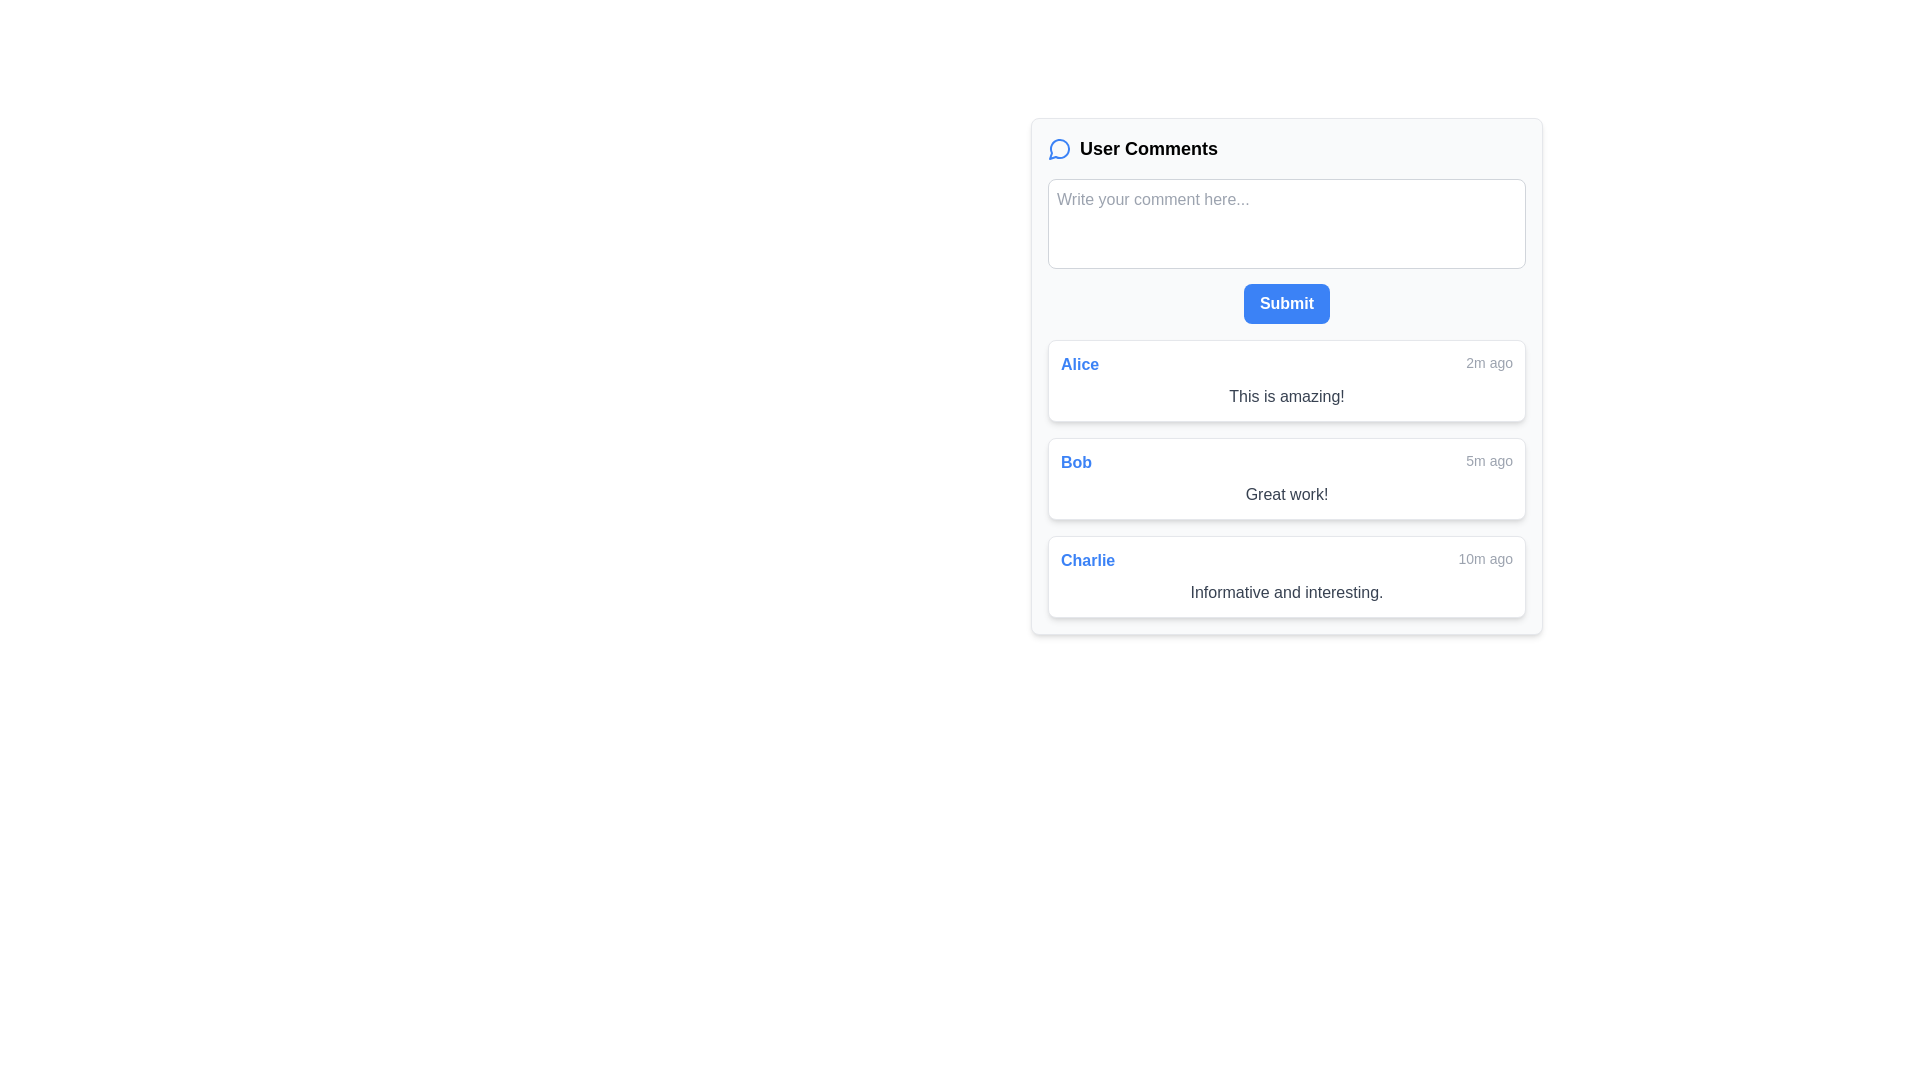  I want to click on the text label displaying 'Alice' in bold blue font located in the topmost comment section, positioned to the left of the timestamp '2m ago', so click(1079, 365).